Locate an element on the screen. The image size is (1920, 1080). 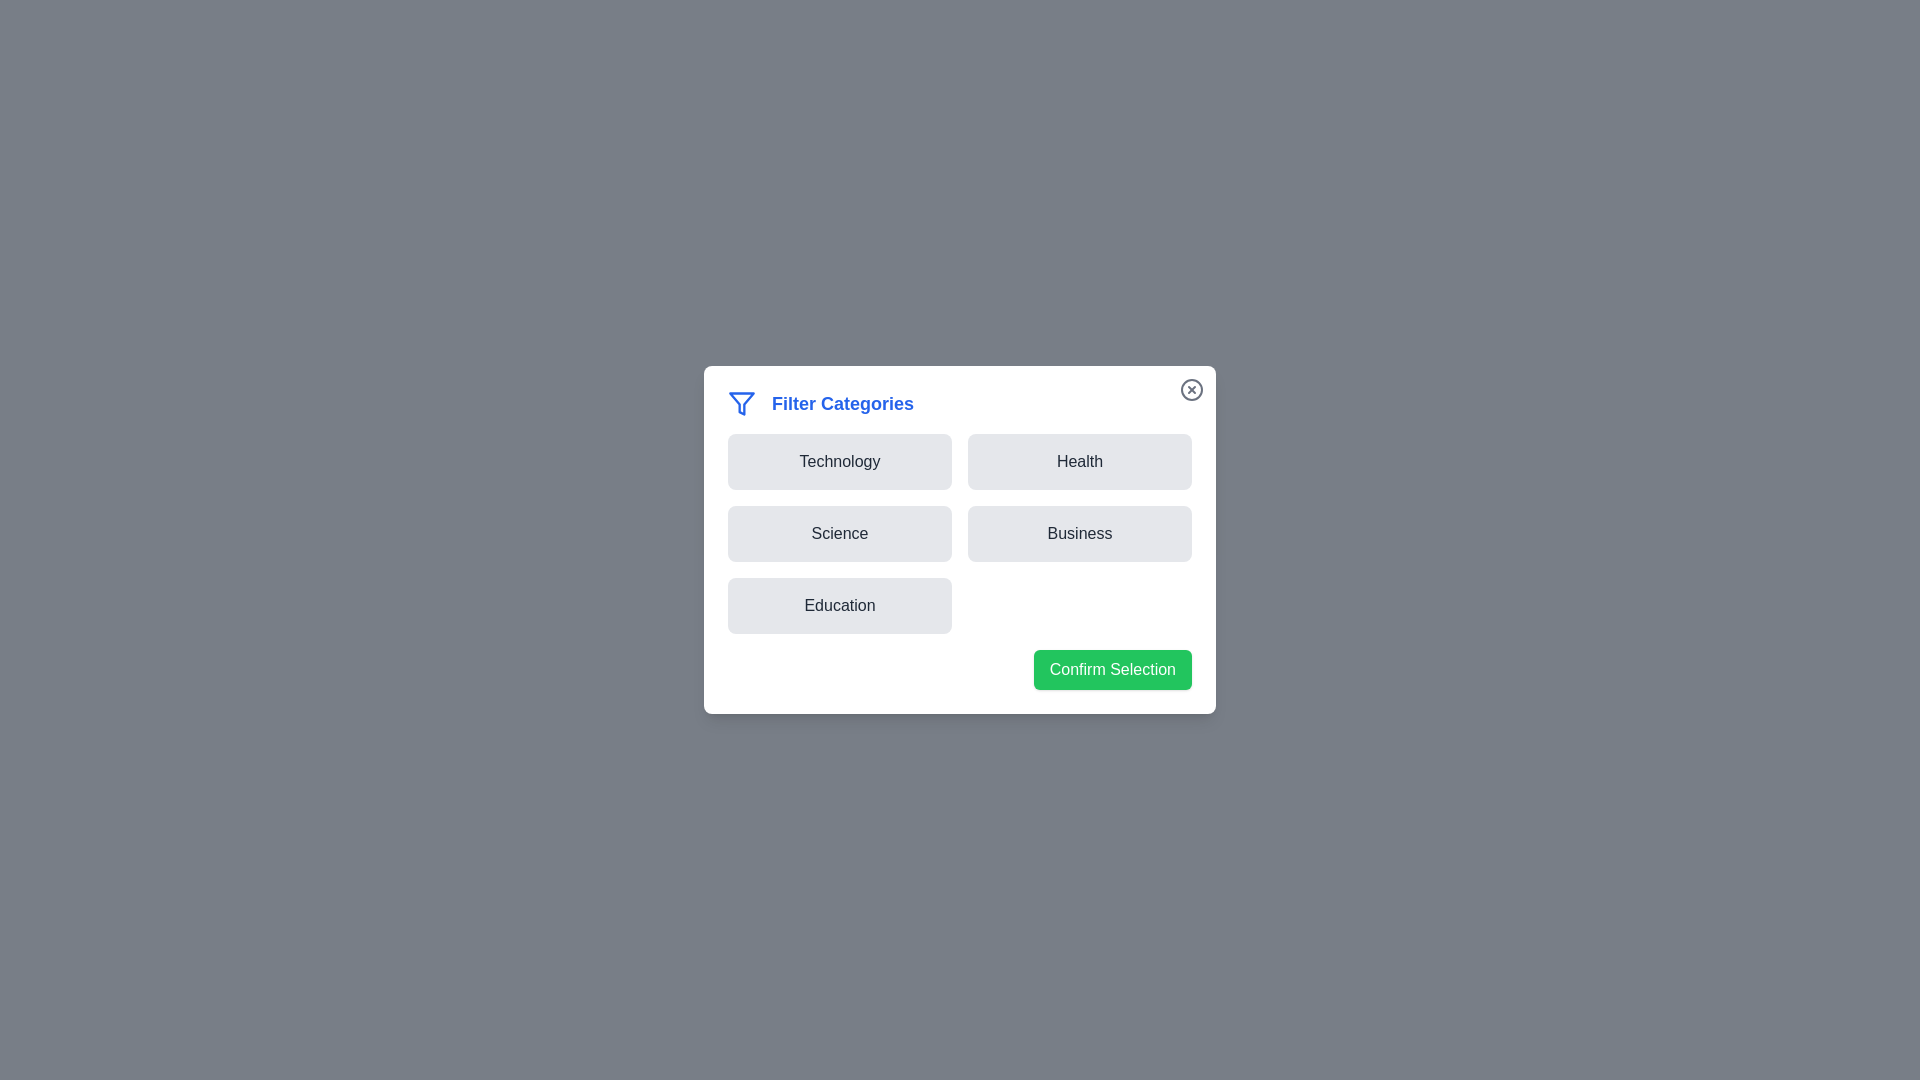
the button corresponding to the category Technology is located at coordinates (840, 462).